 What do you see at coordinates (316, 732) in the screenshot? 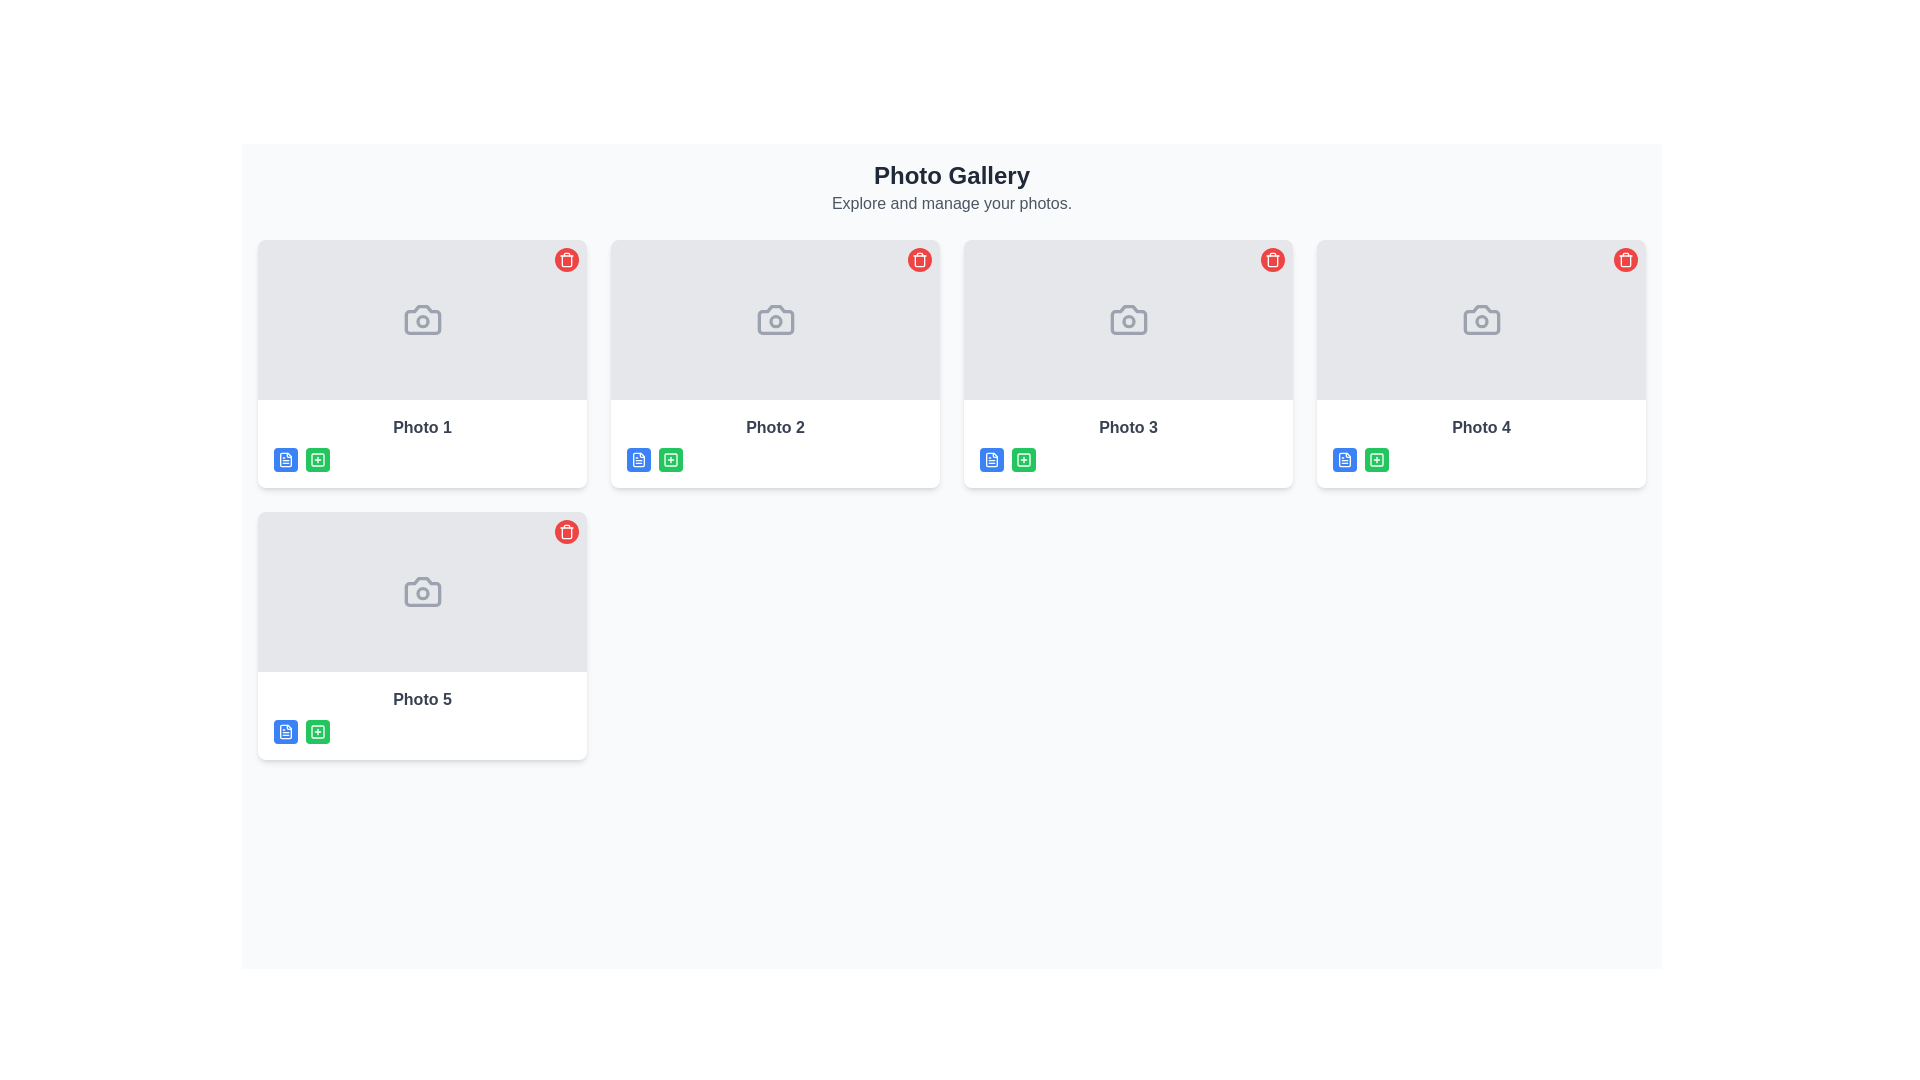
I see `the interactive button located in the lower-left section of the card labeled 'Photo 5', which is next to a blue icon on its left` at bounding box center [316, 732].